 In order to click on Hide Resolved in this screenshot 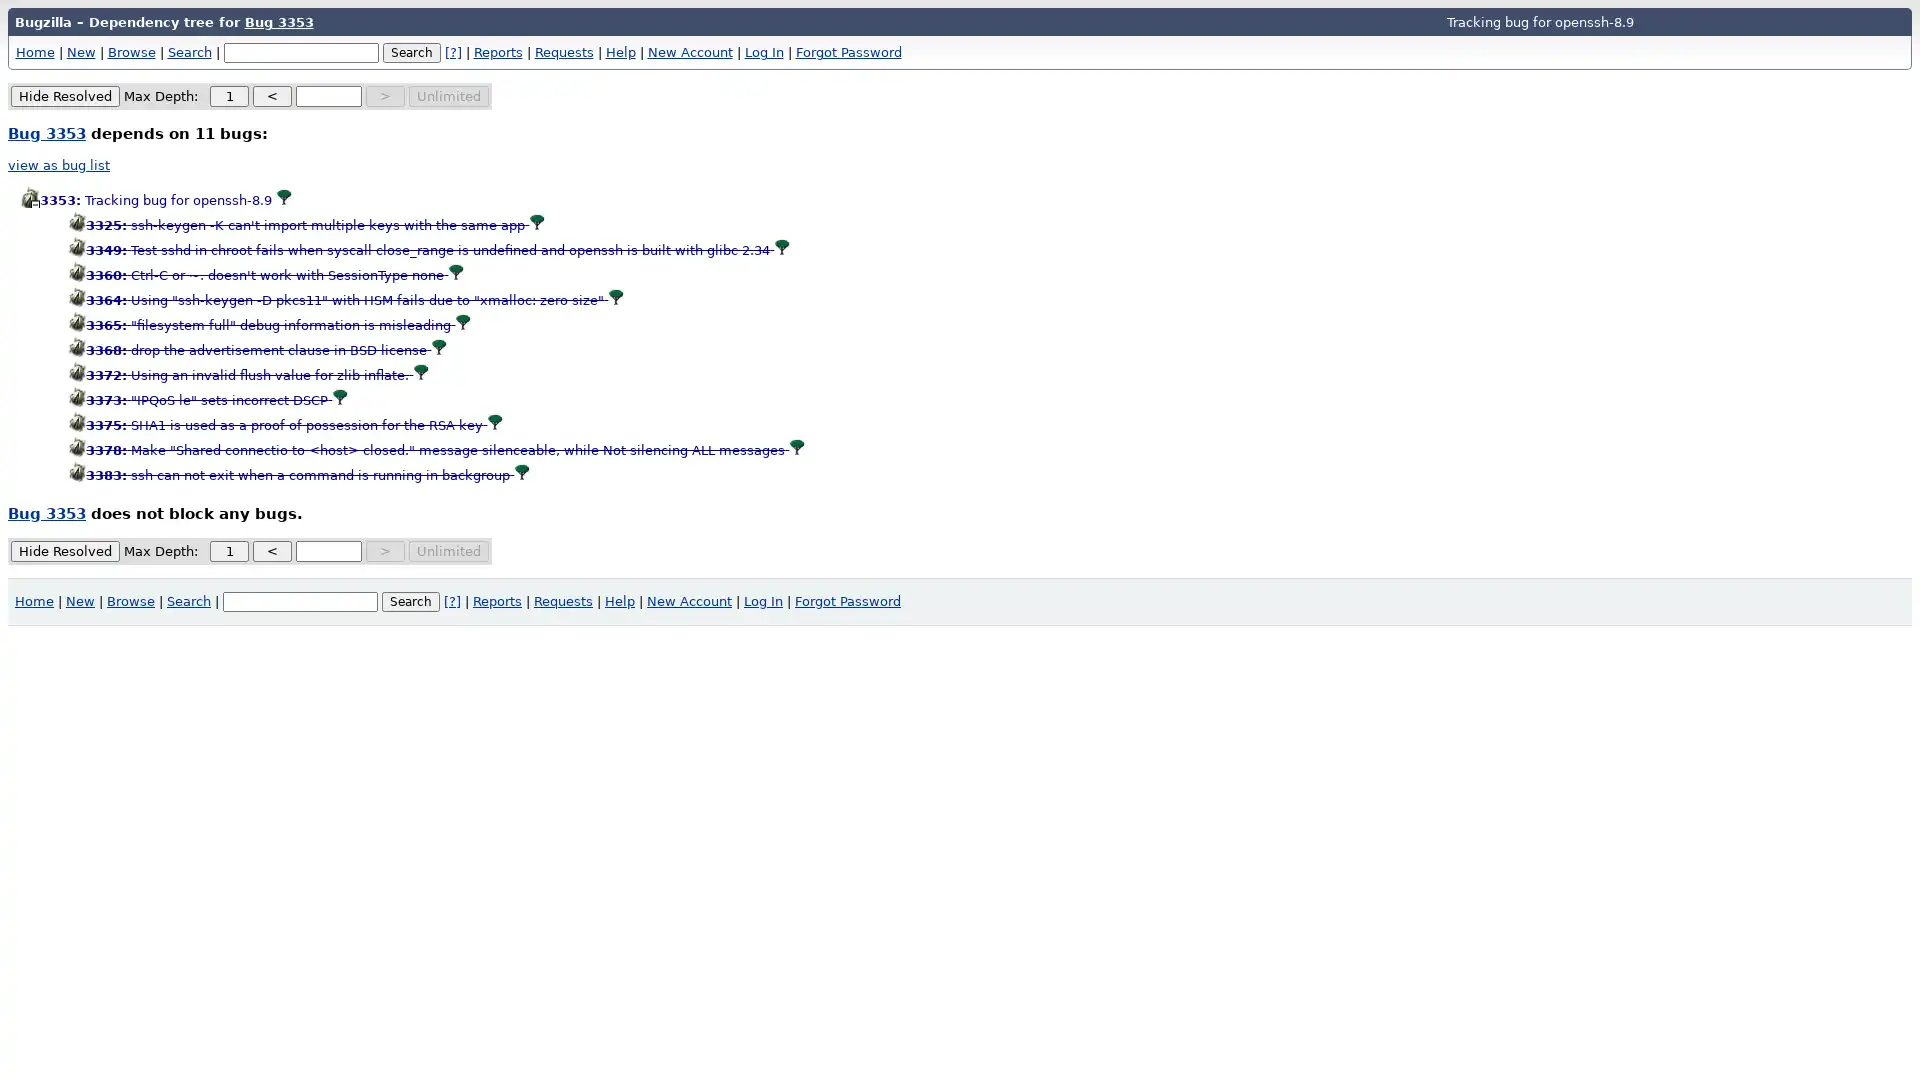, I will do `click(65, 96)`.